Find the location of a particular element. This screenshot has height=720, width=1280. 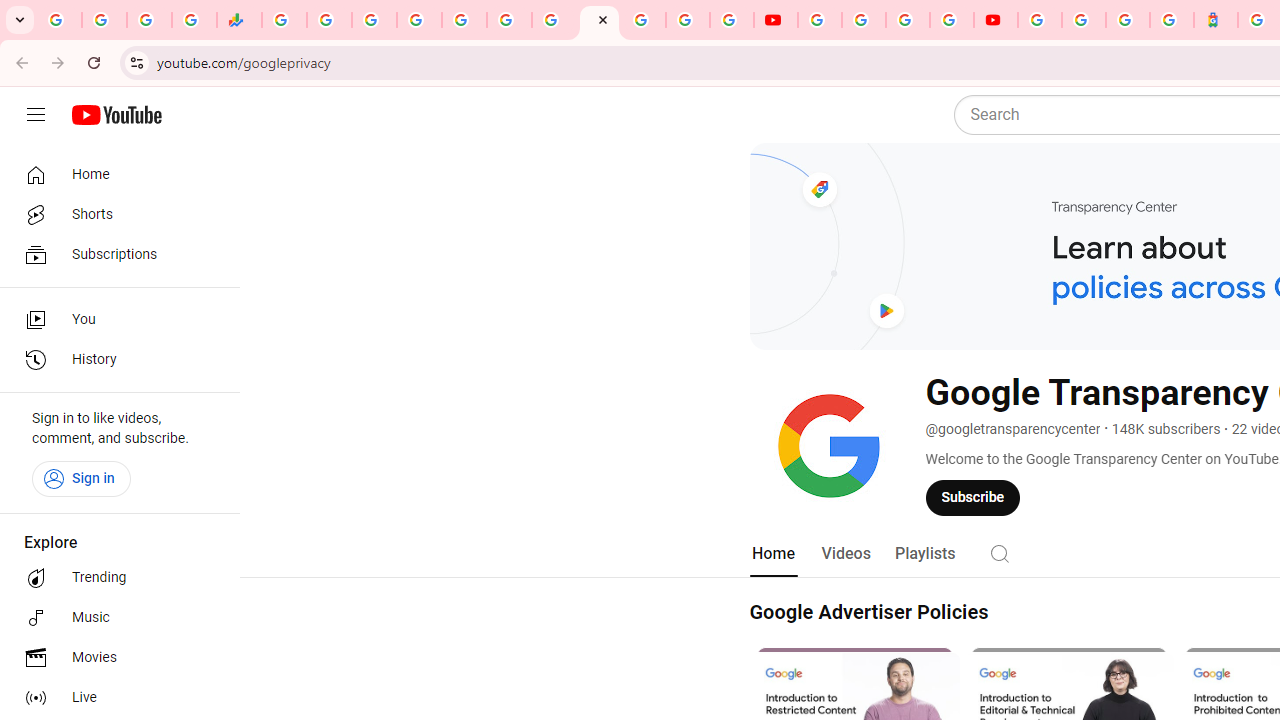

'Trending' is located at coordinates (112, 578).